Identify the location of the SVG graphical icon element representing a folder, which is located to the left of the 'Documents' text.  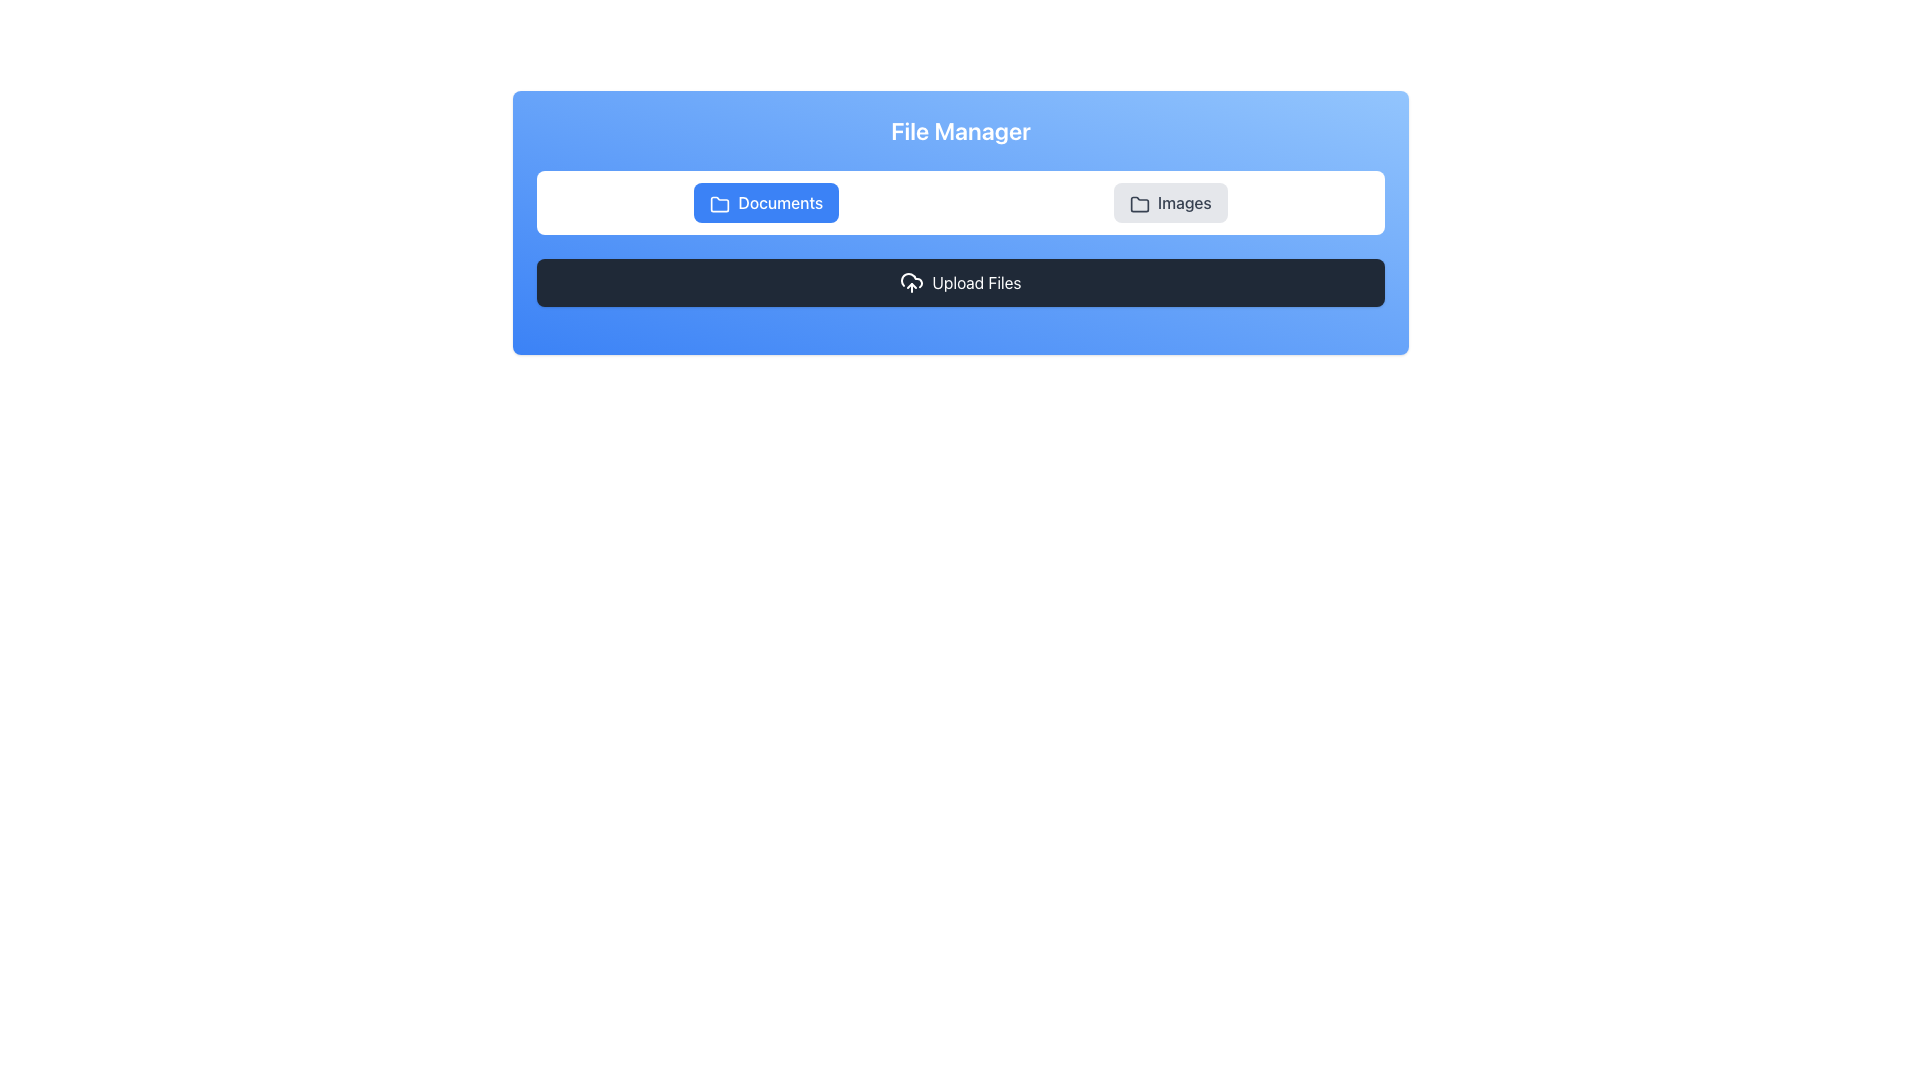
(720, 204).